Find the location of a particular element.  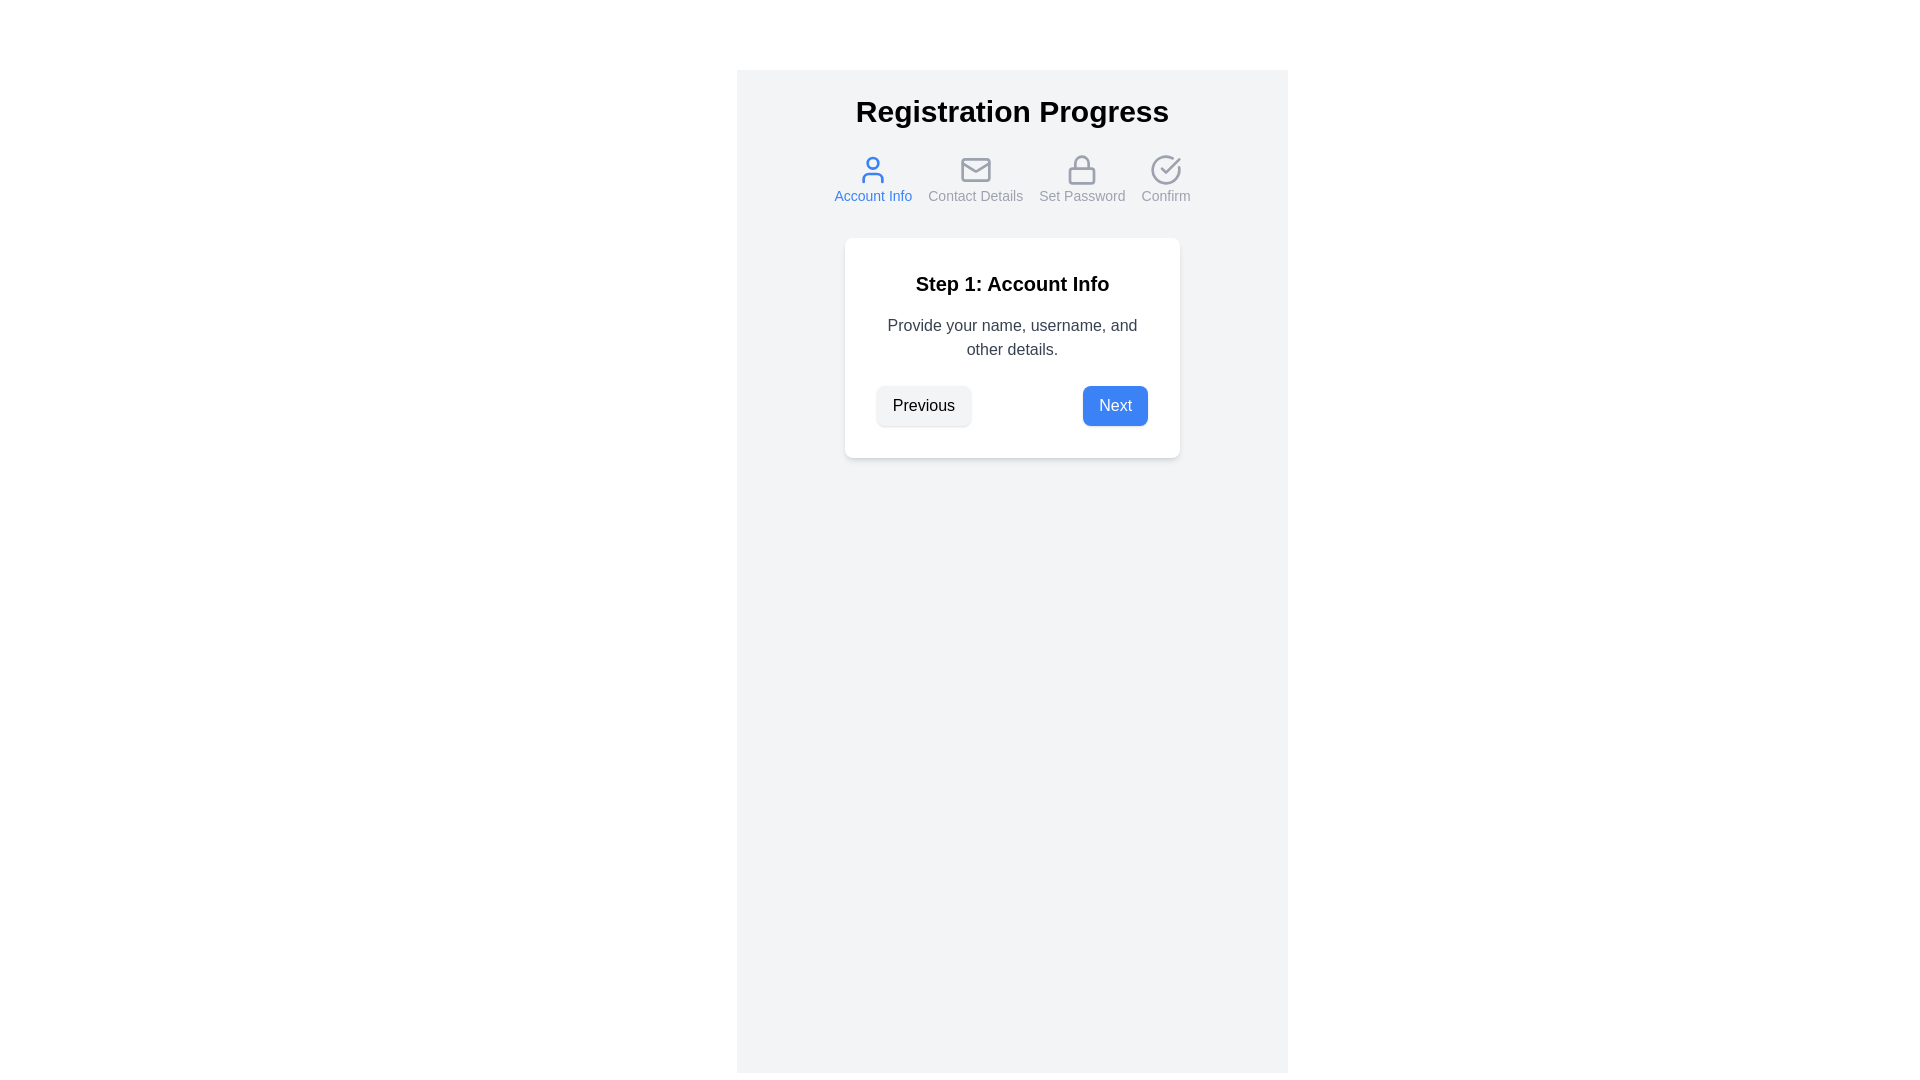

the circular progress indicator with a check mark labeled 'Confirm' located in the horizontal navigation bar to the right of the 'Set Password' step is located at coordinates (1166, 180).